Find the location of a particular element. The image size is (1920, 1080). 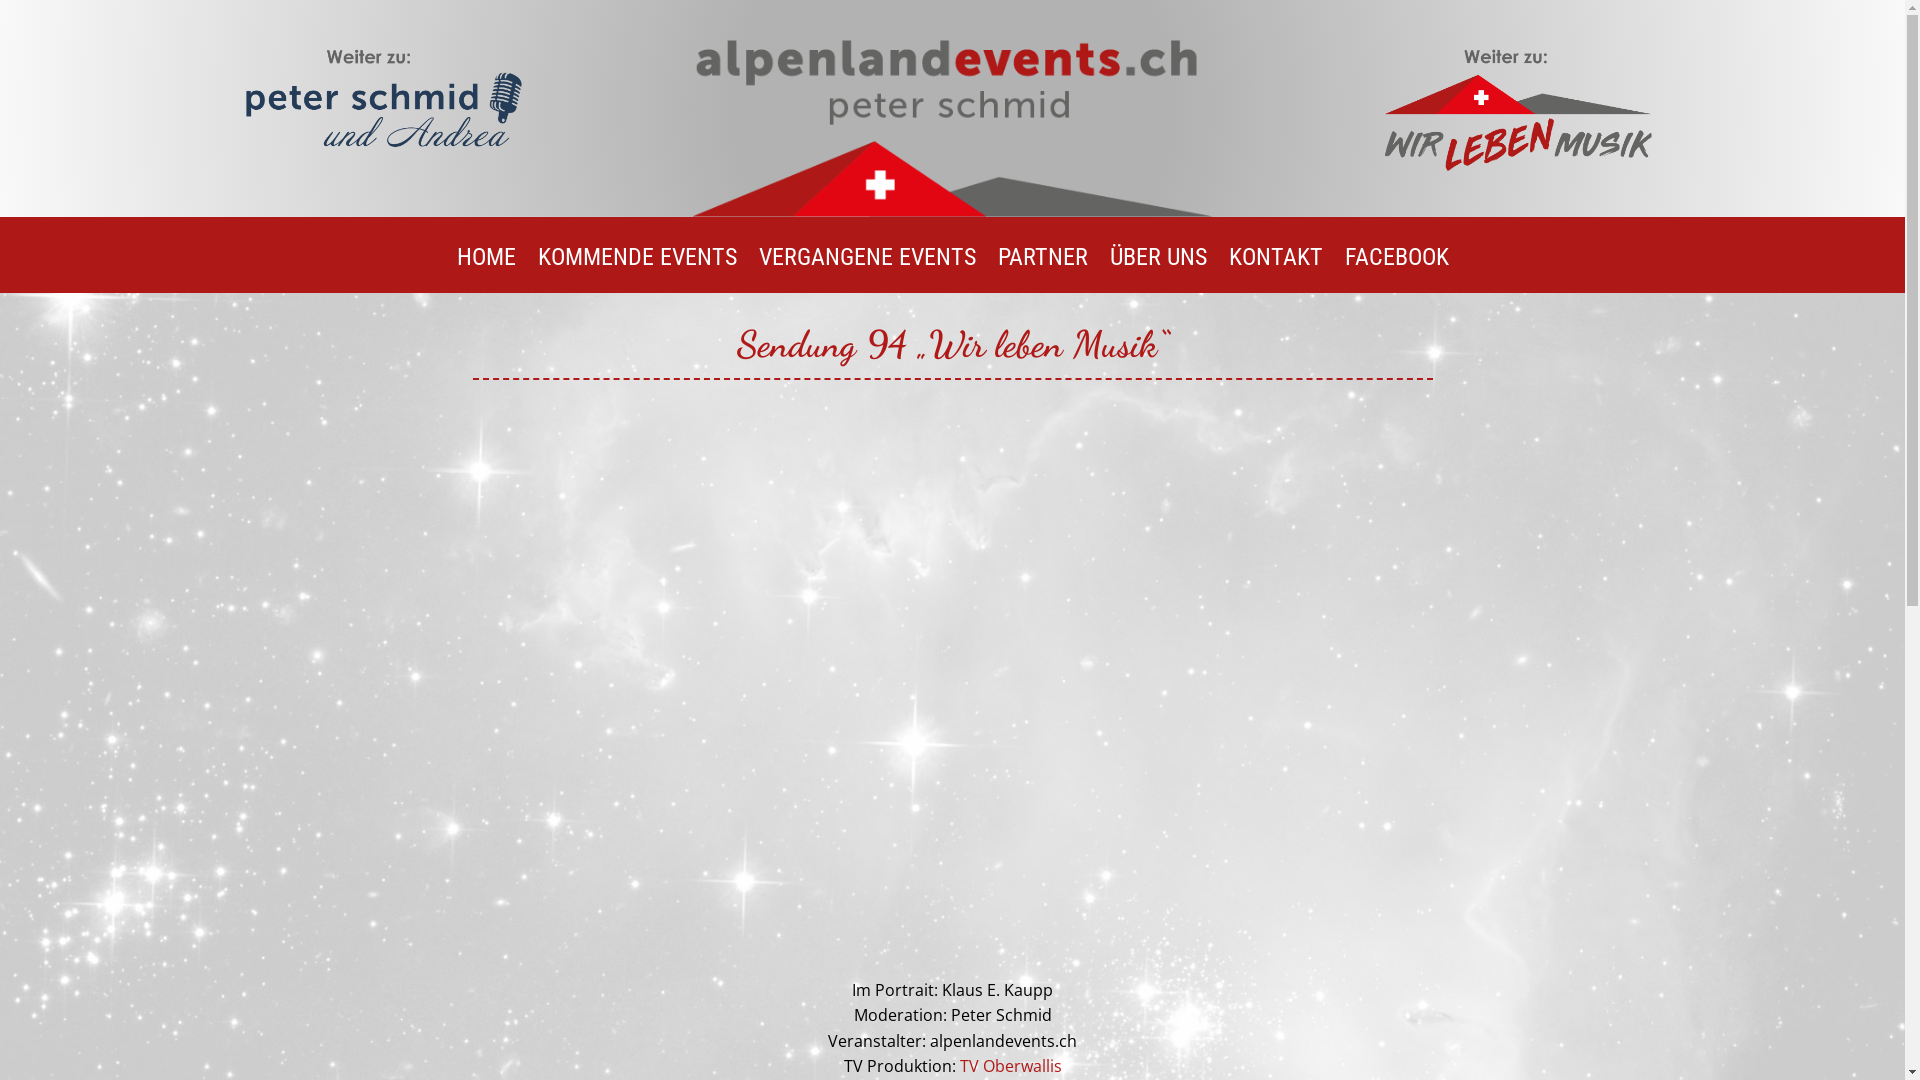

'TV Oberwallis' is located at coordinates (1011, 1064).